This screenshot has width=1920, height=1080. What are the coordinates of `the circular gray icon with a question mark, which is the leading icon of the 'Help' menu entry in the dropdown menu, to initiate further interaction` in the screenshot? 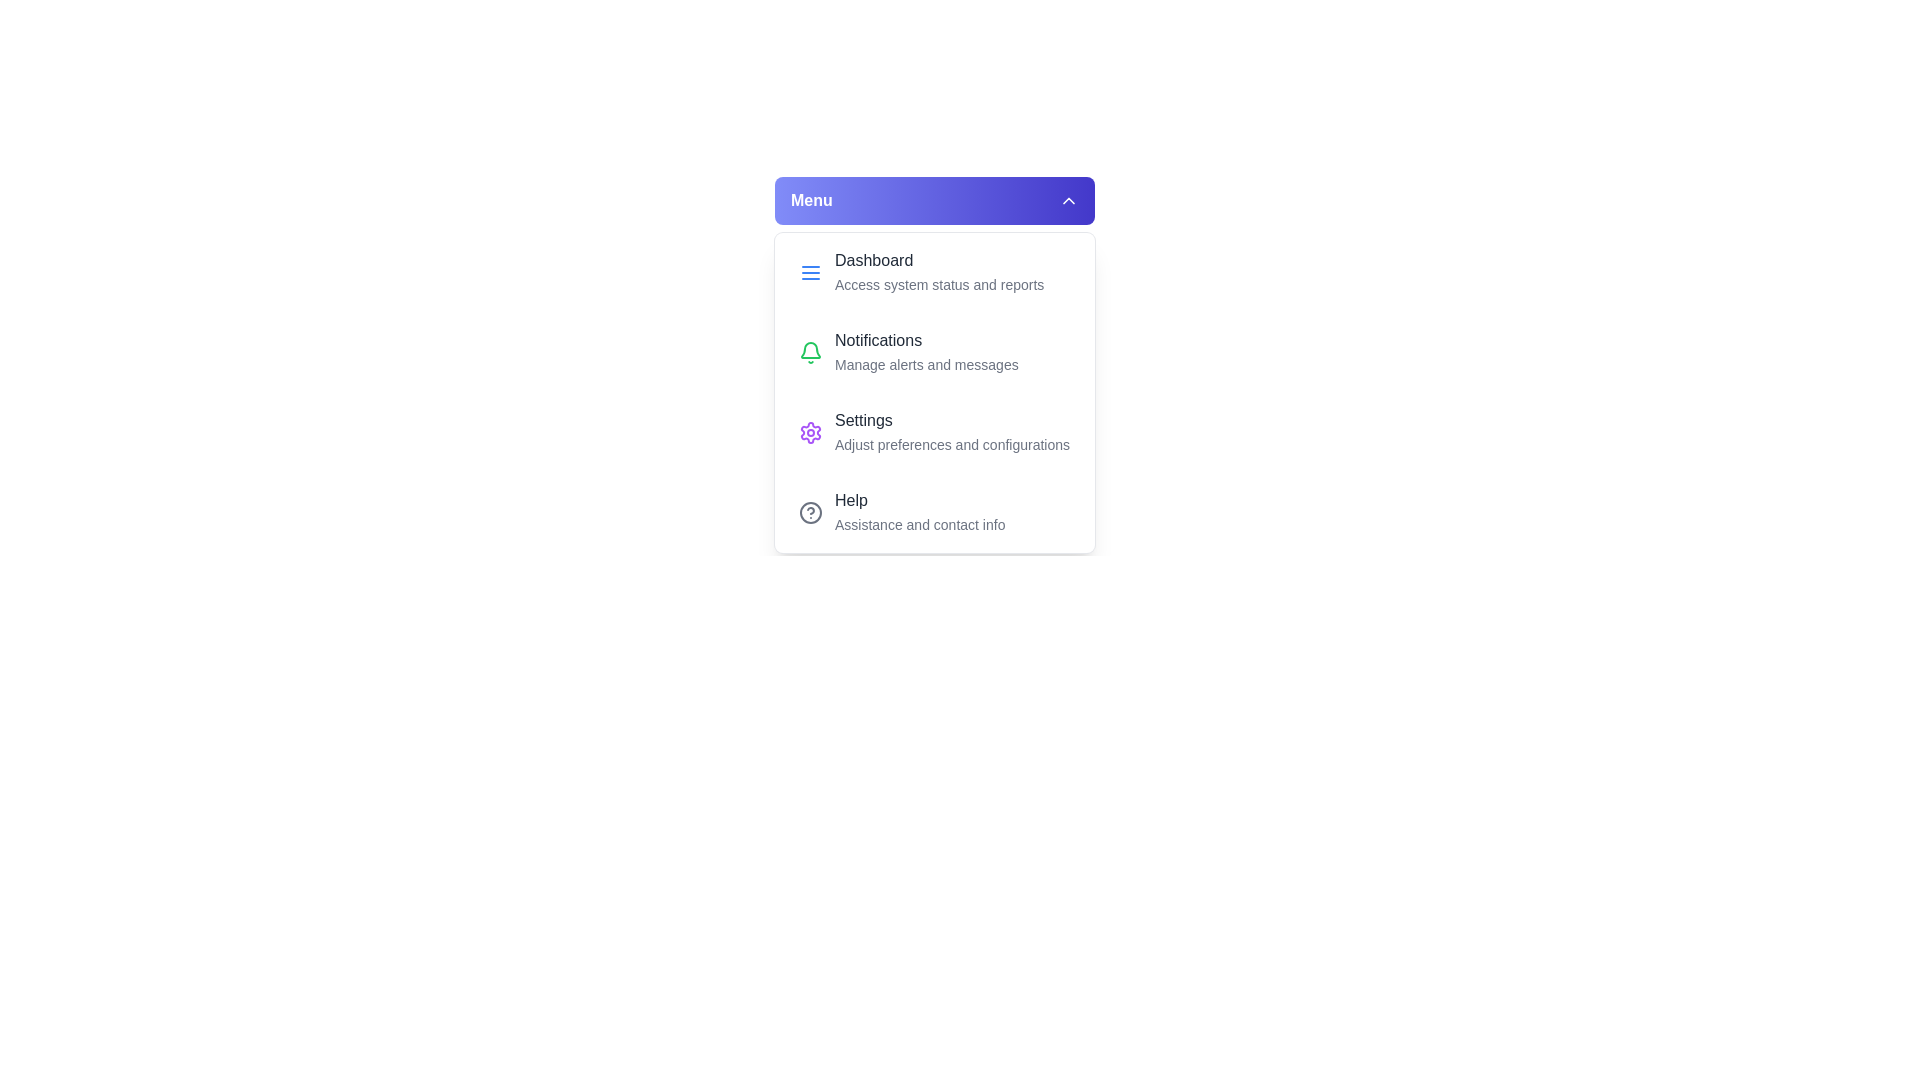 It's located at (811, 512).